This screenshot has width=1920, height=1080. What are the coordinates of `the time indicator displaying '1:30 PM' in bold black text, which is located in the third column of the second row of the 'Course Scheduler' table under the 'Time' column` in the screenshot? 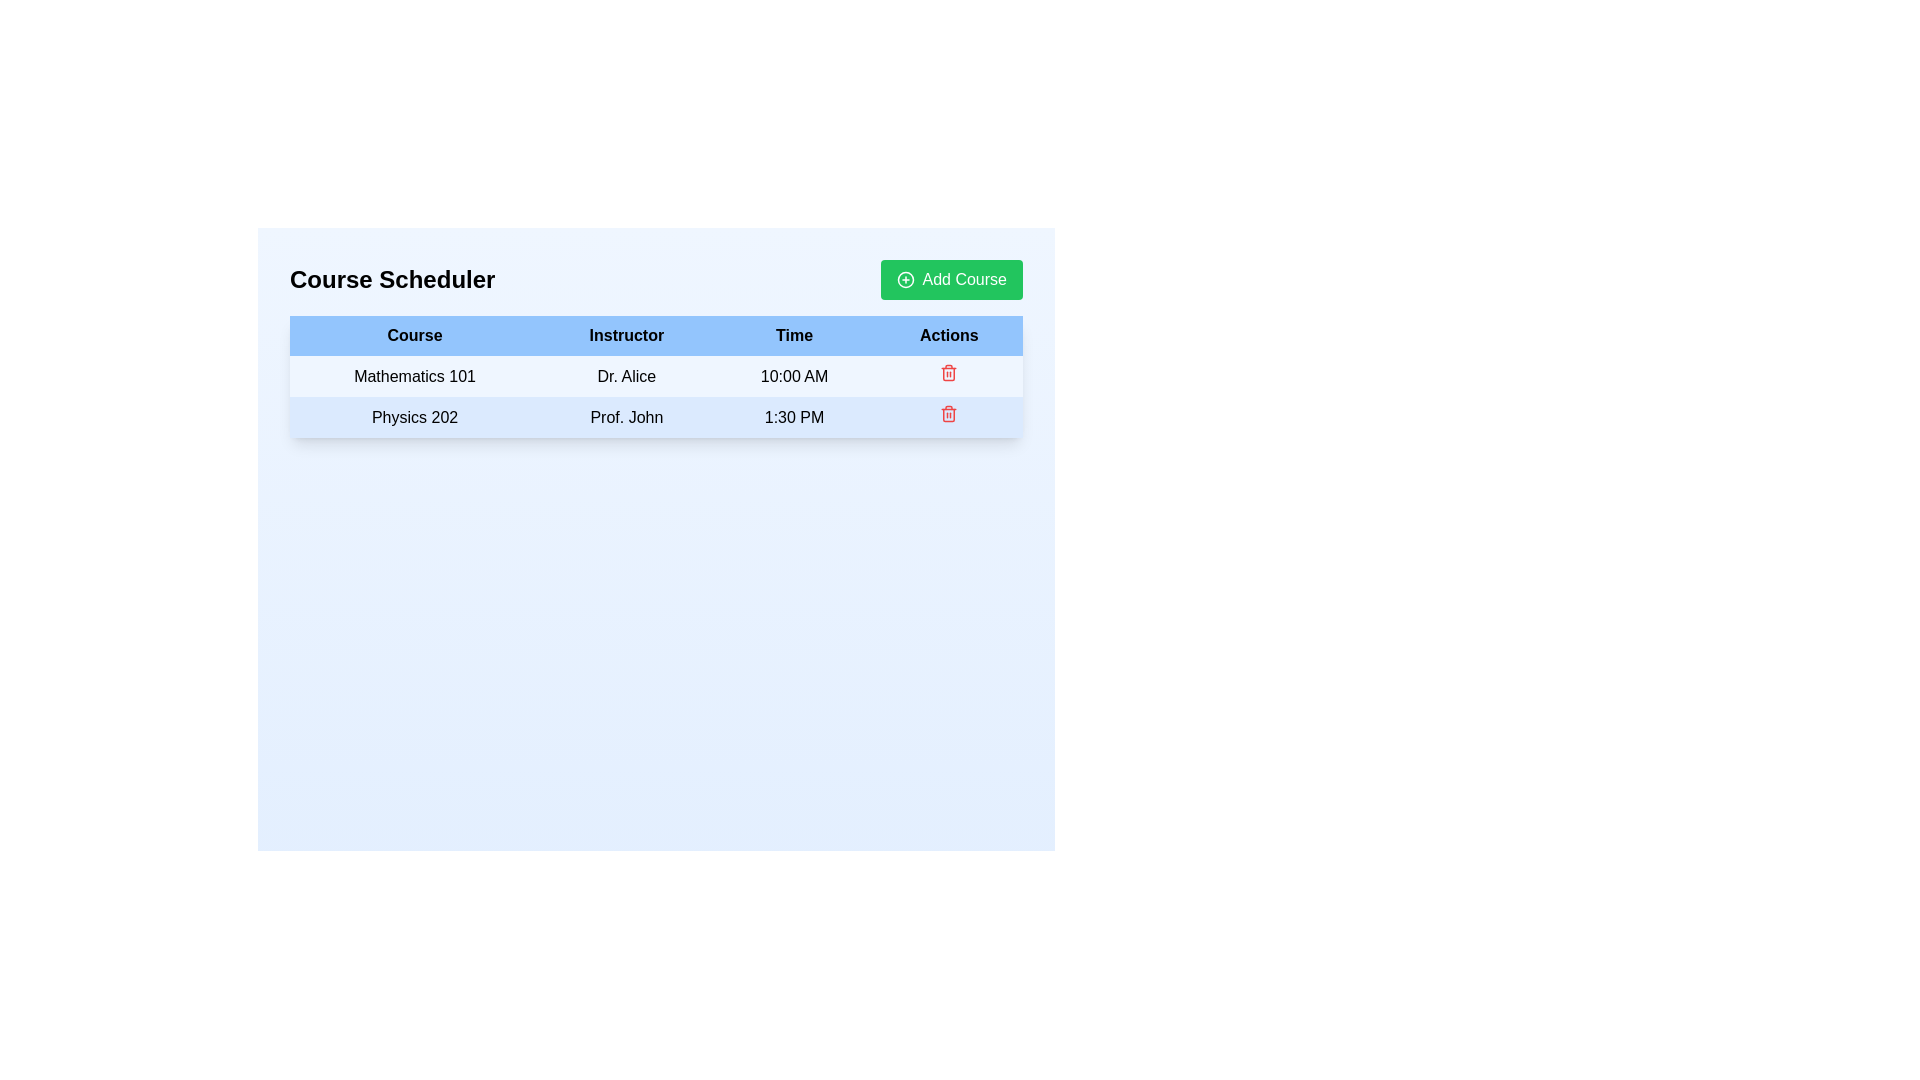 It's located at (793, 416).